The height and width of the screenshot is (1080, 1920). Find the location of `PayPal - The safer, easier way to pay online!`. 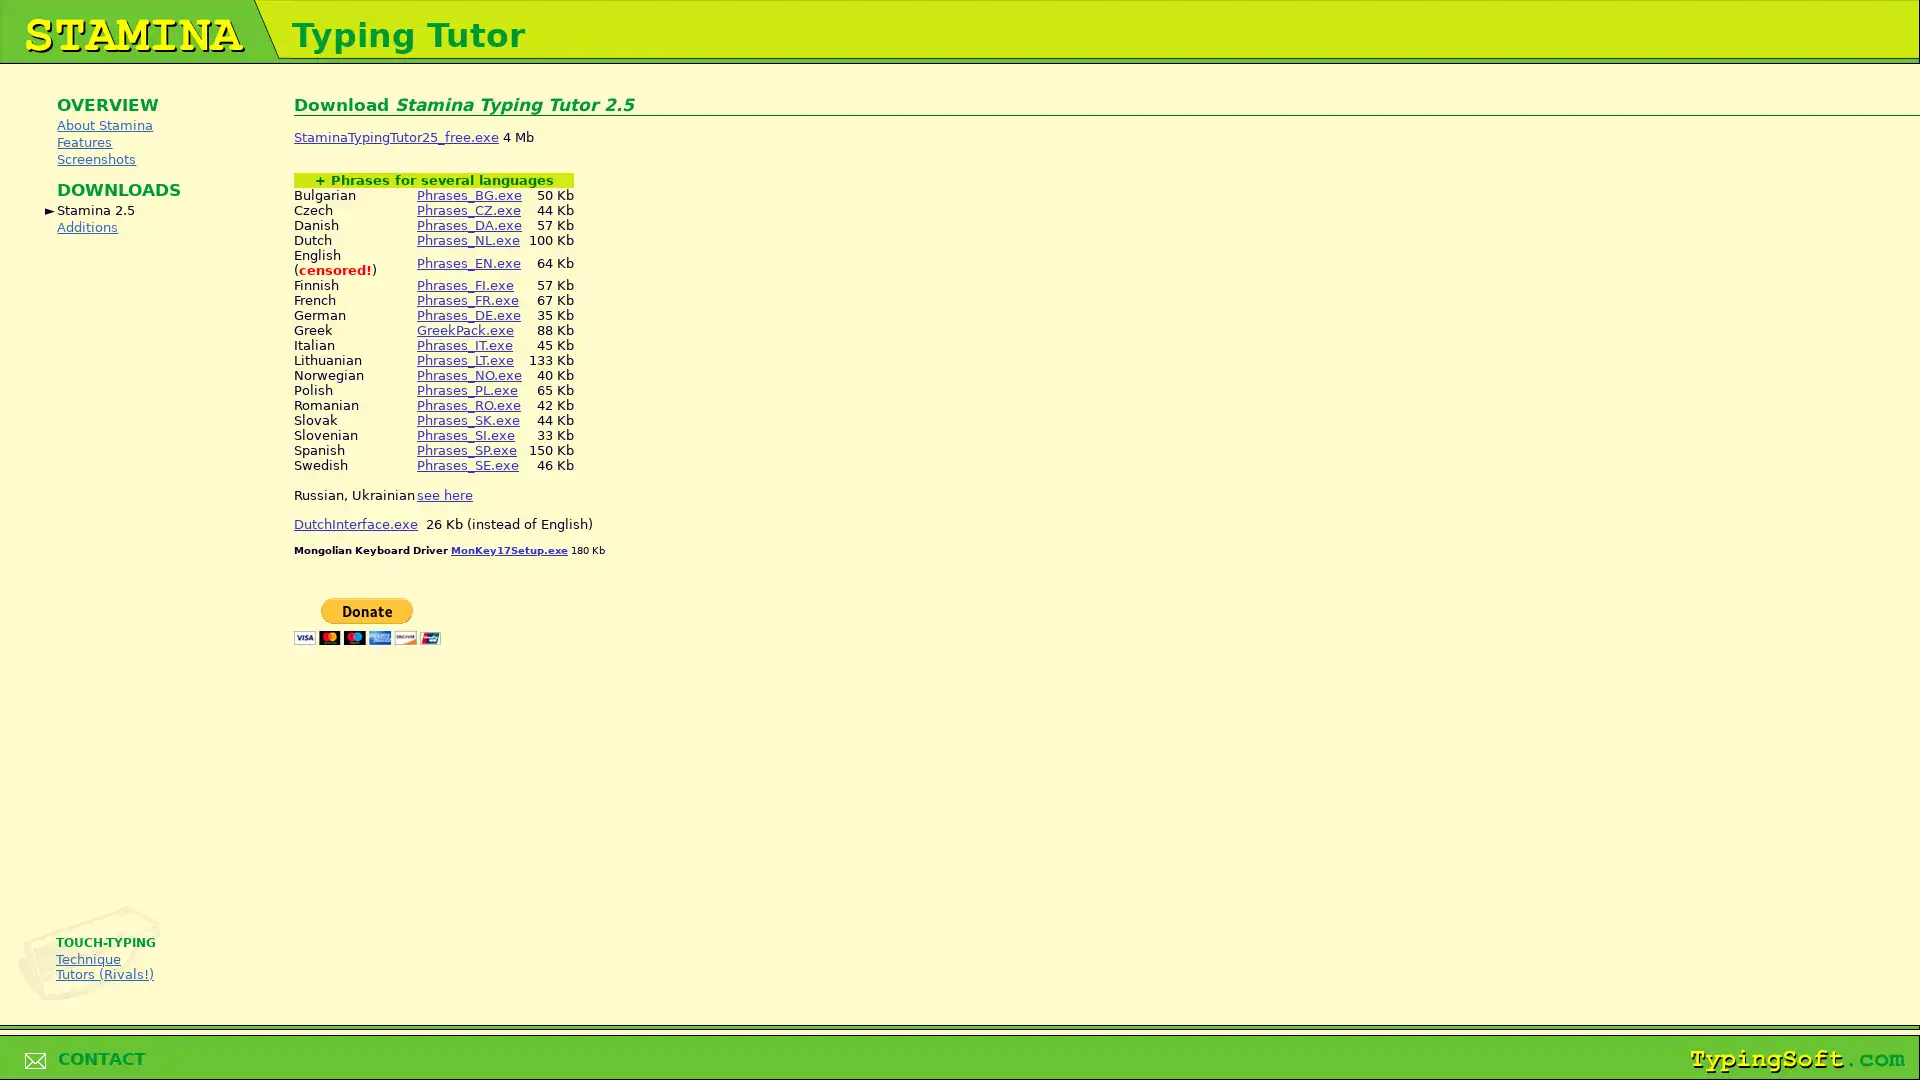

PayPal - The safer, easier way to pay online! is located at coordinates (367, 619).